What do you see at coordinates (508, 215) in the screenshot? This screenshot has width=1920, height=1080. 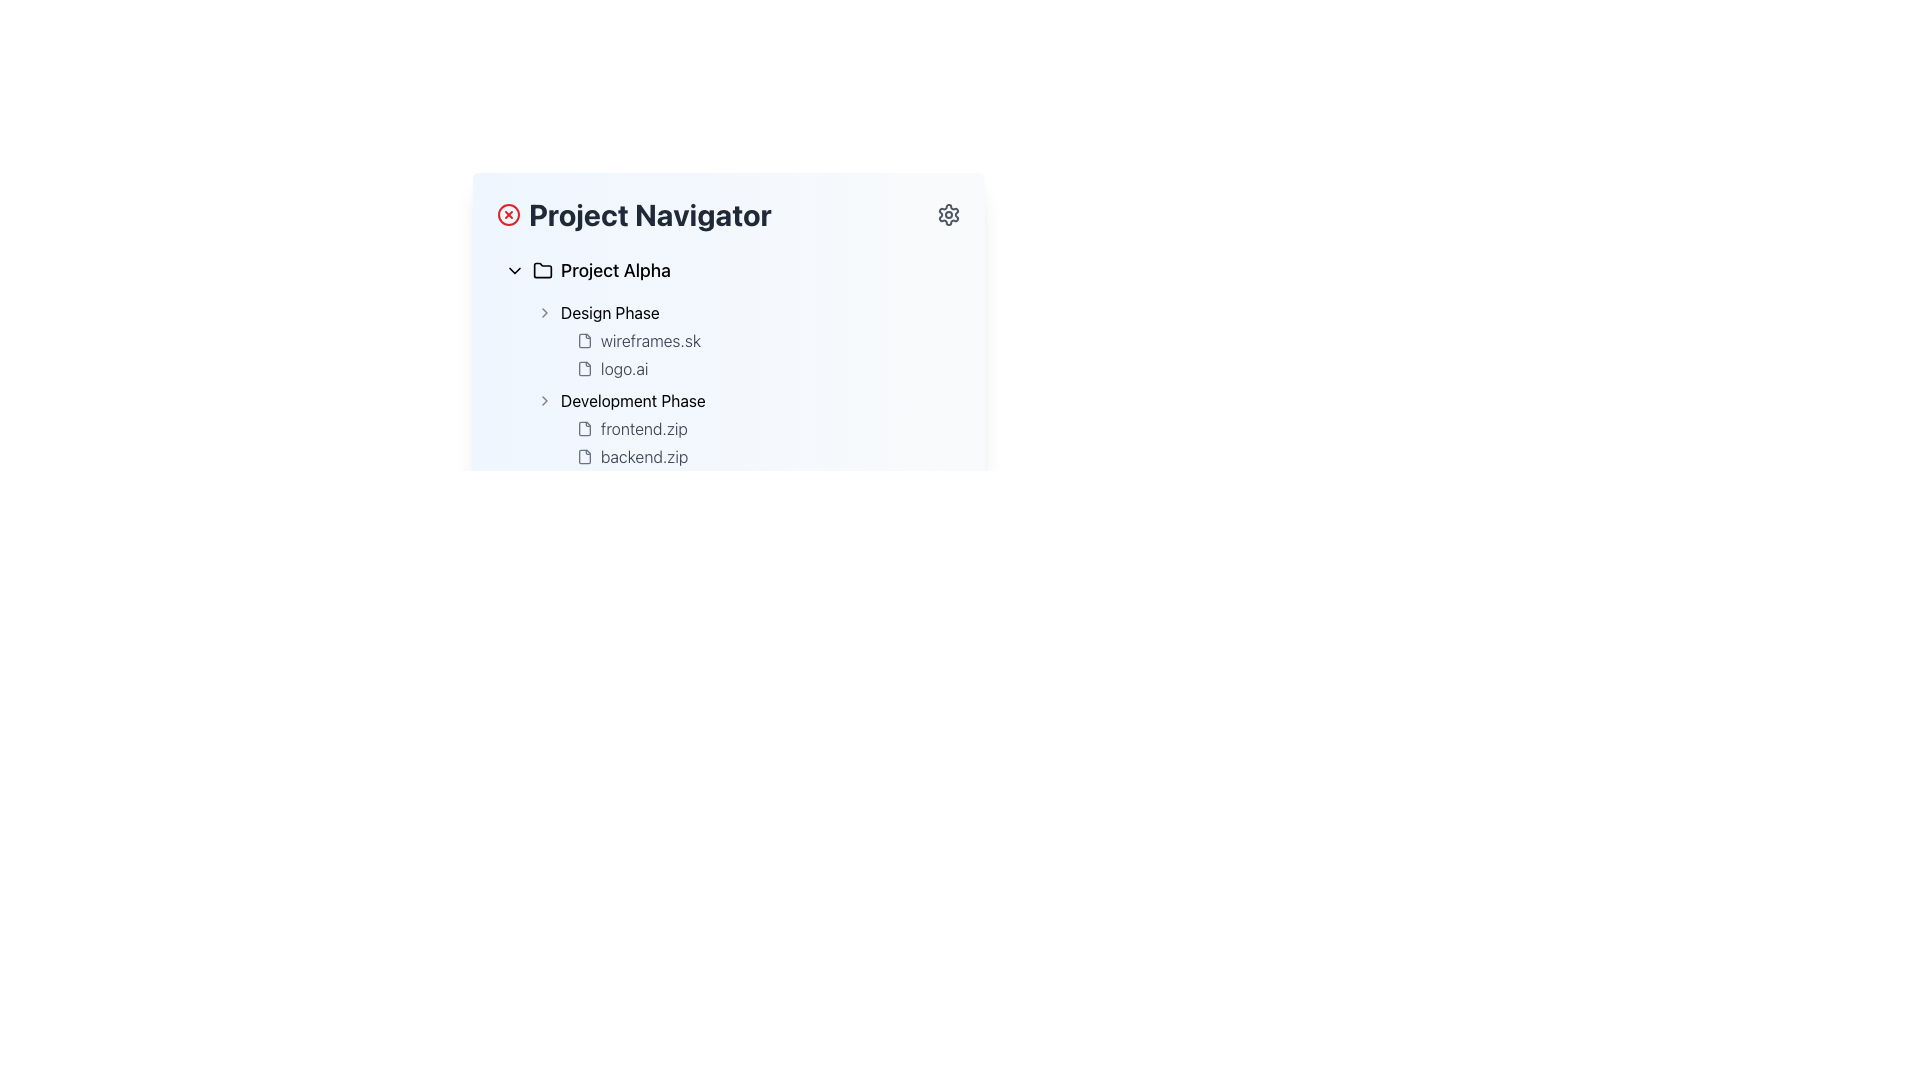 I see `the circular SVG element with a red border located at the top-left of the interface next to the 'Project Navigator' title` at bounding box center [508, 215].